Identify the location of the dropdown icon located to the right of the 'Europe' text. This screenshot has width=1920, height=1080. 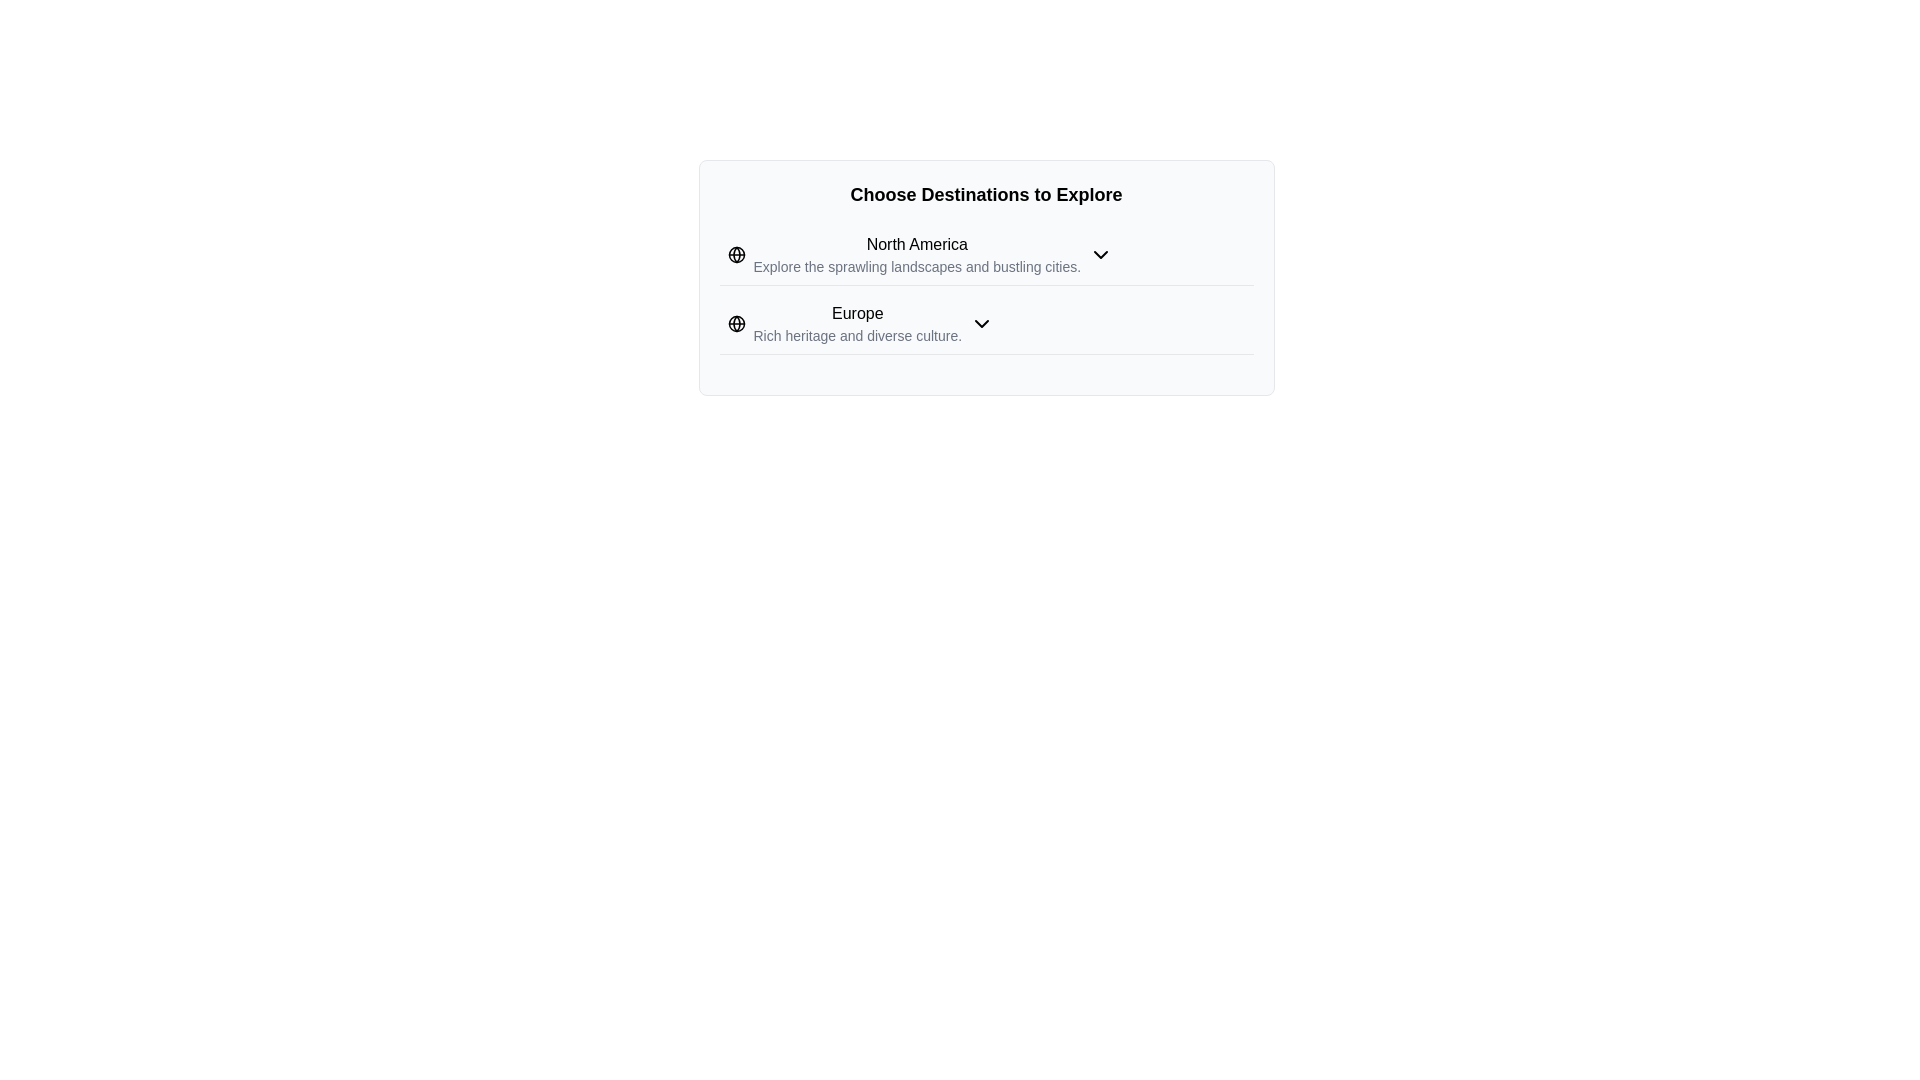
(982, 323).